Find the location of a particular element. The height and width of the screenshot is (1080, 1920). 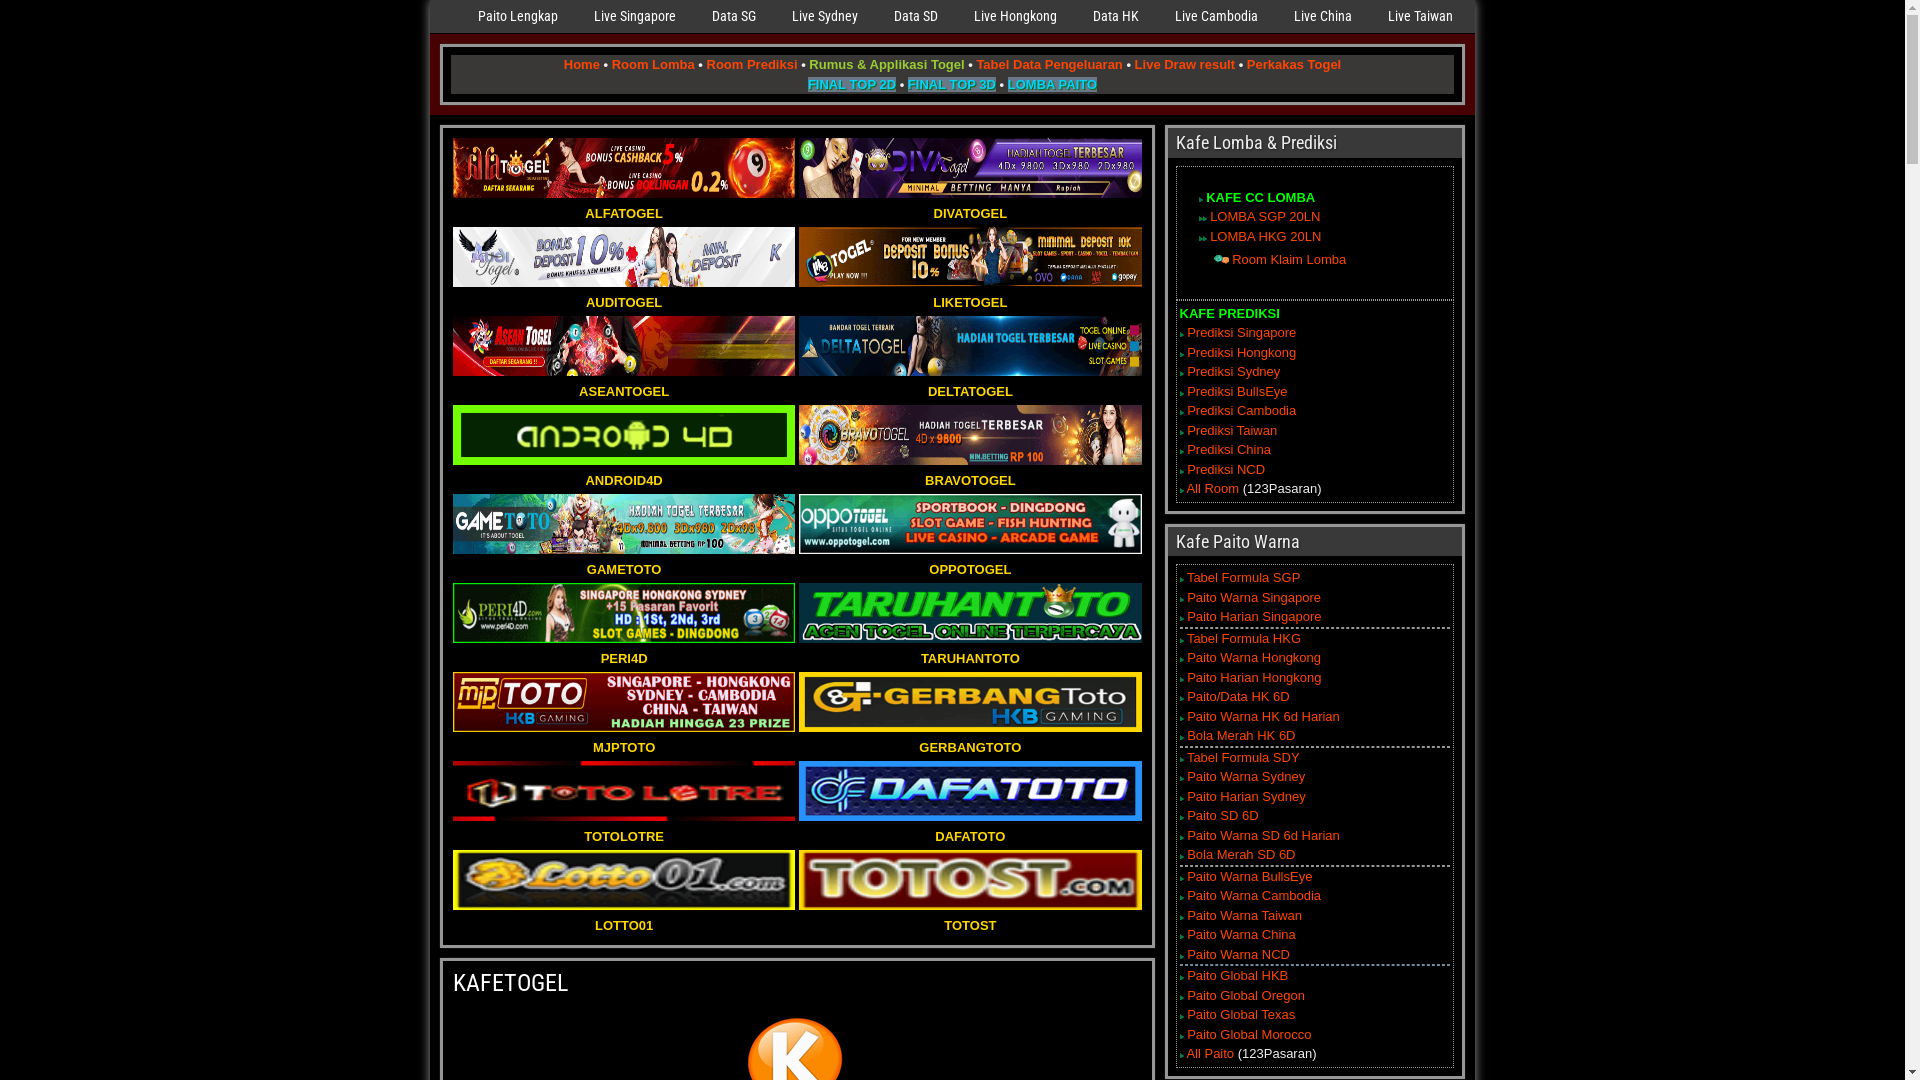

'Paito Global Oregon' is located at coordinates (1245, 995).